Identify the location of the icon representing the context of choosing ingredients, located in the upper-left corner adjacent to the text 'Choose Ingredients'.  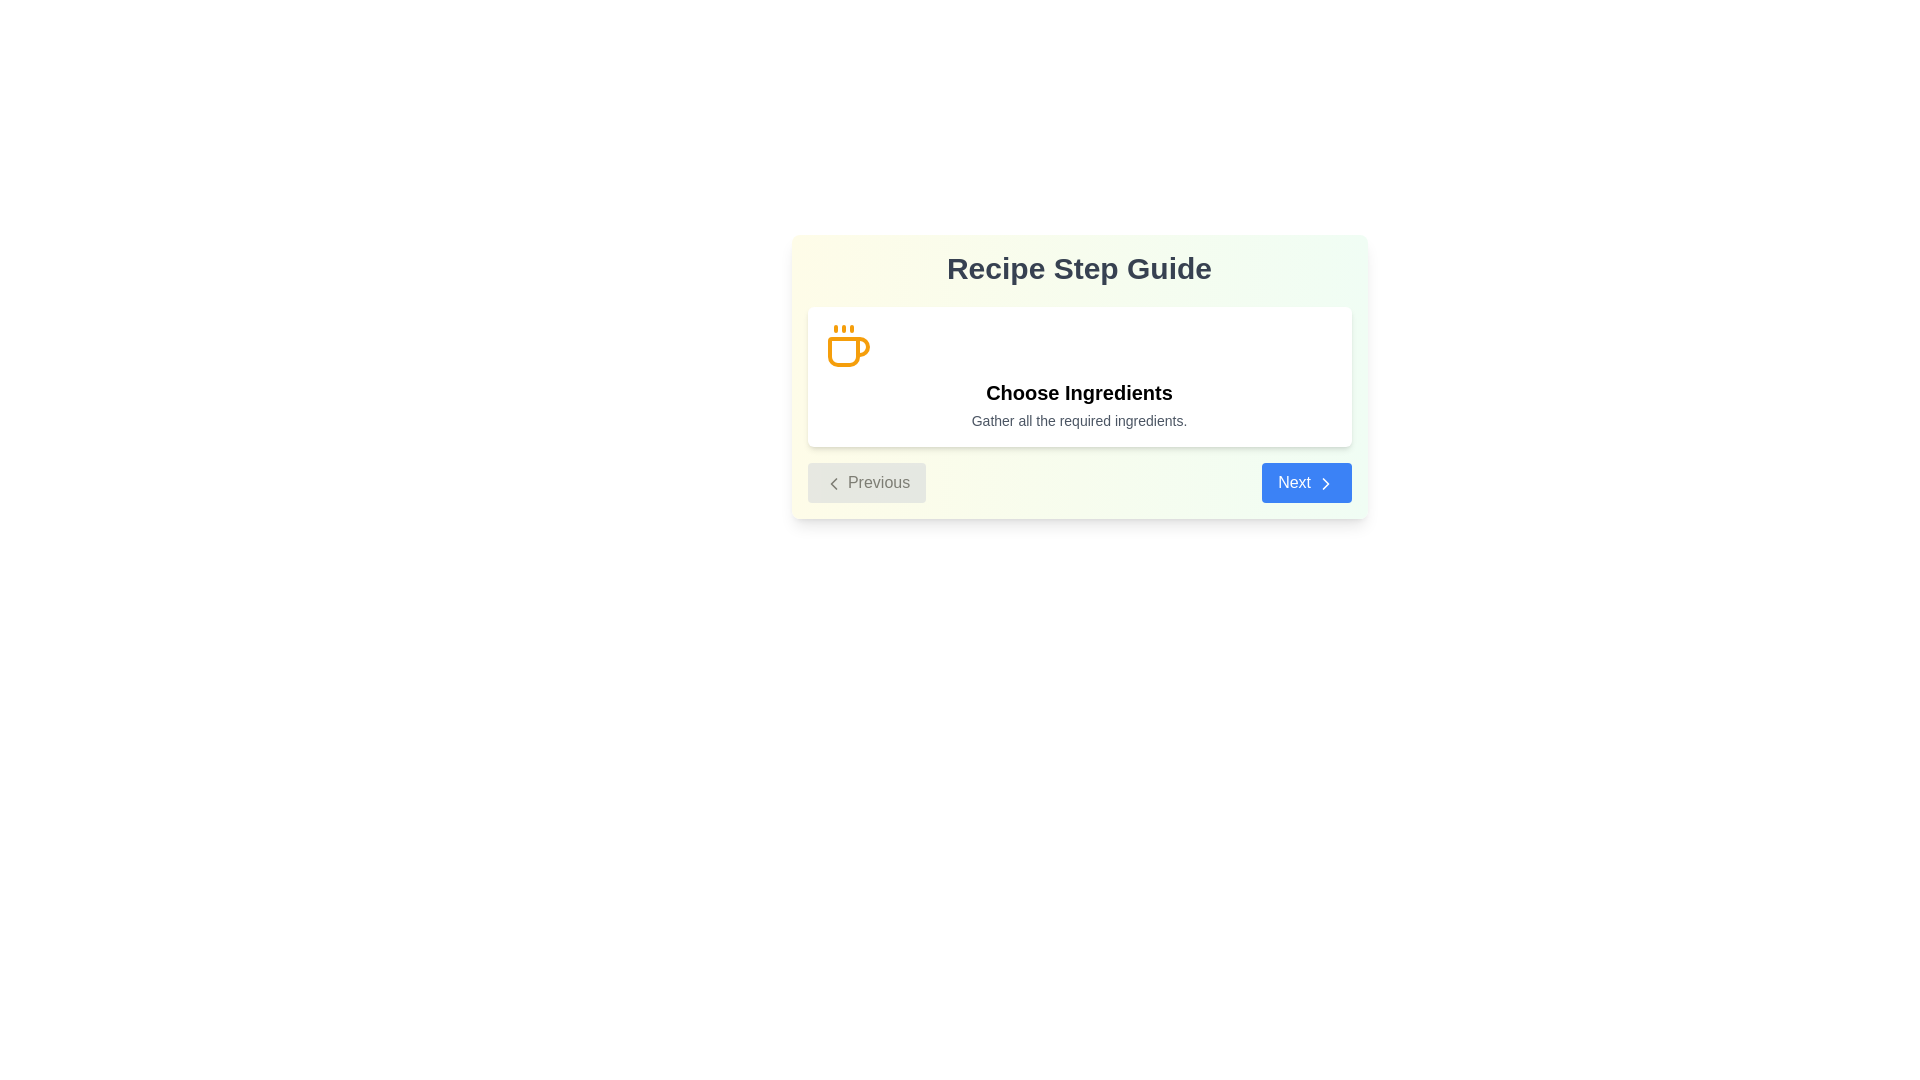
(847, 346).